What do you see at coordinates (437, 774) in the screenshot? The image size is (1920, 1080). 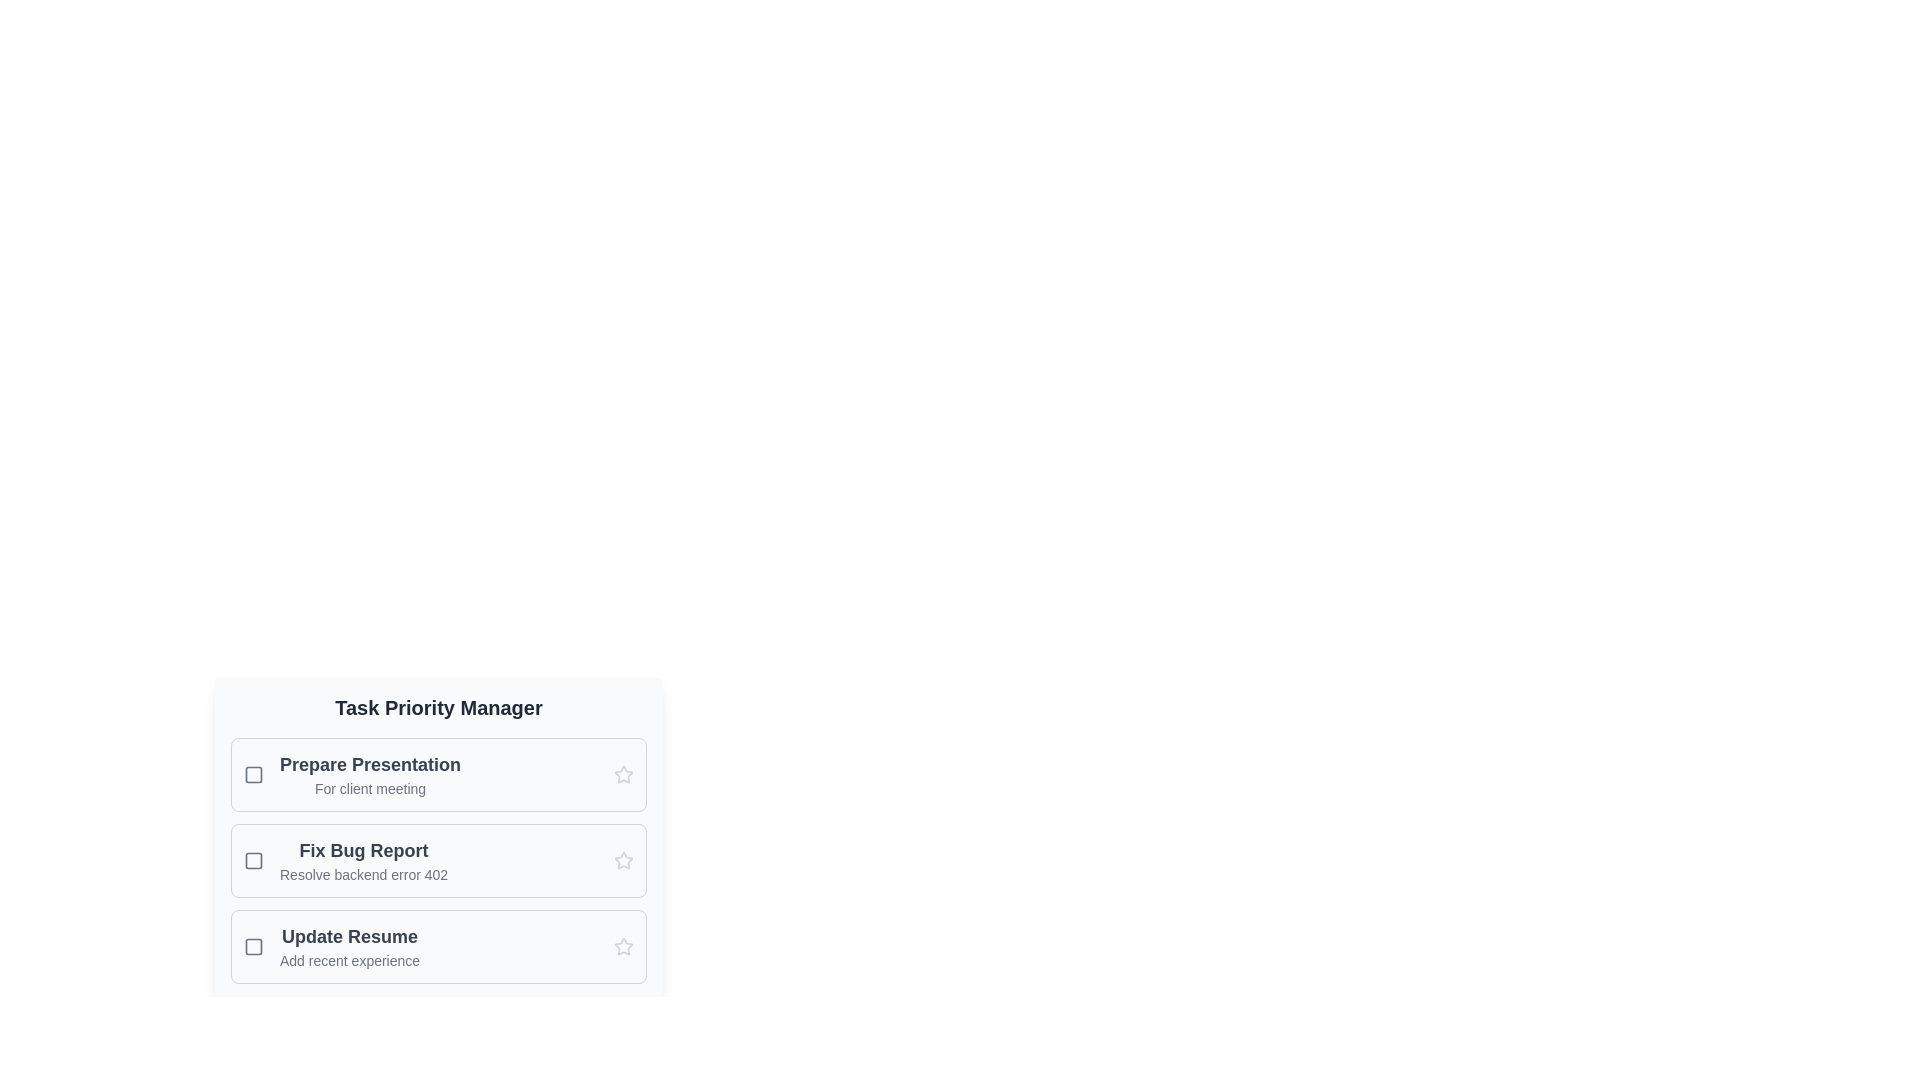 I see `to select or interact with the 'Prepare Presentation' card, which is the first card in the 'Task Priority Manager' section, featuring a bold title and a checkbox` at bounding box center [437, 774].